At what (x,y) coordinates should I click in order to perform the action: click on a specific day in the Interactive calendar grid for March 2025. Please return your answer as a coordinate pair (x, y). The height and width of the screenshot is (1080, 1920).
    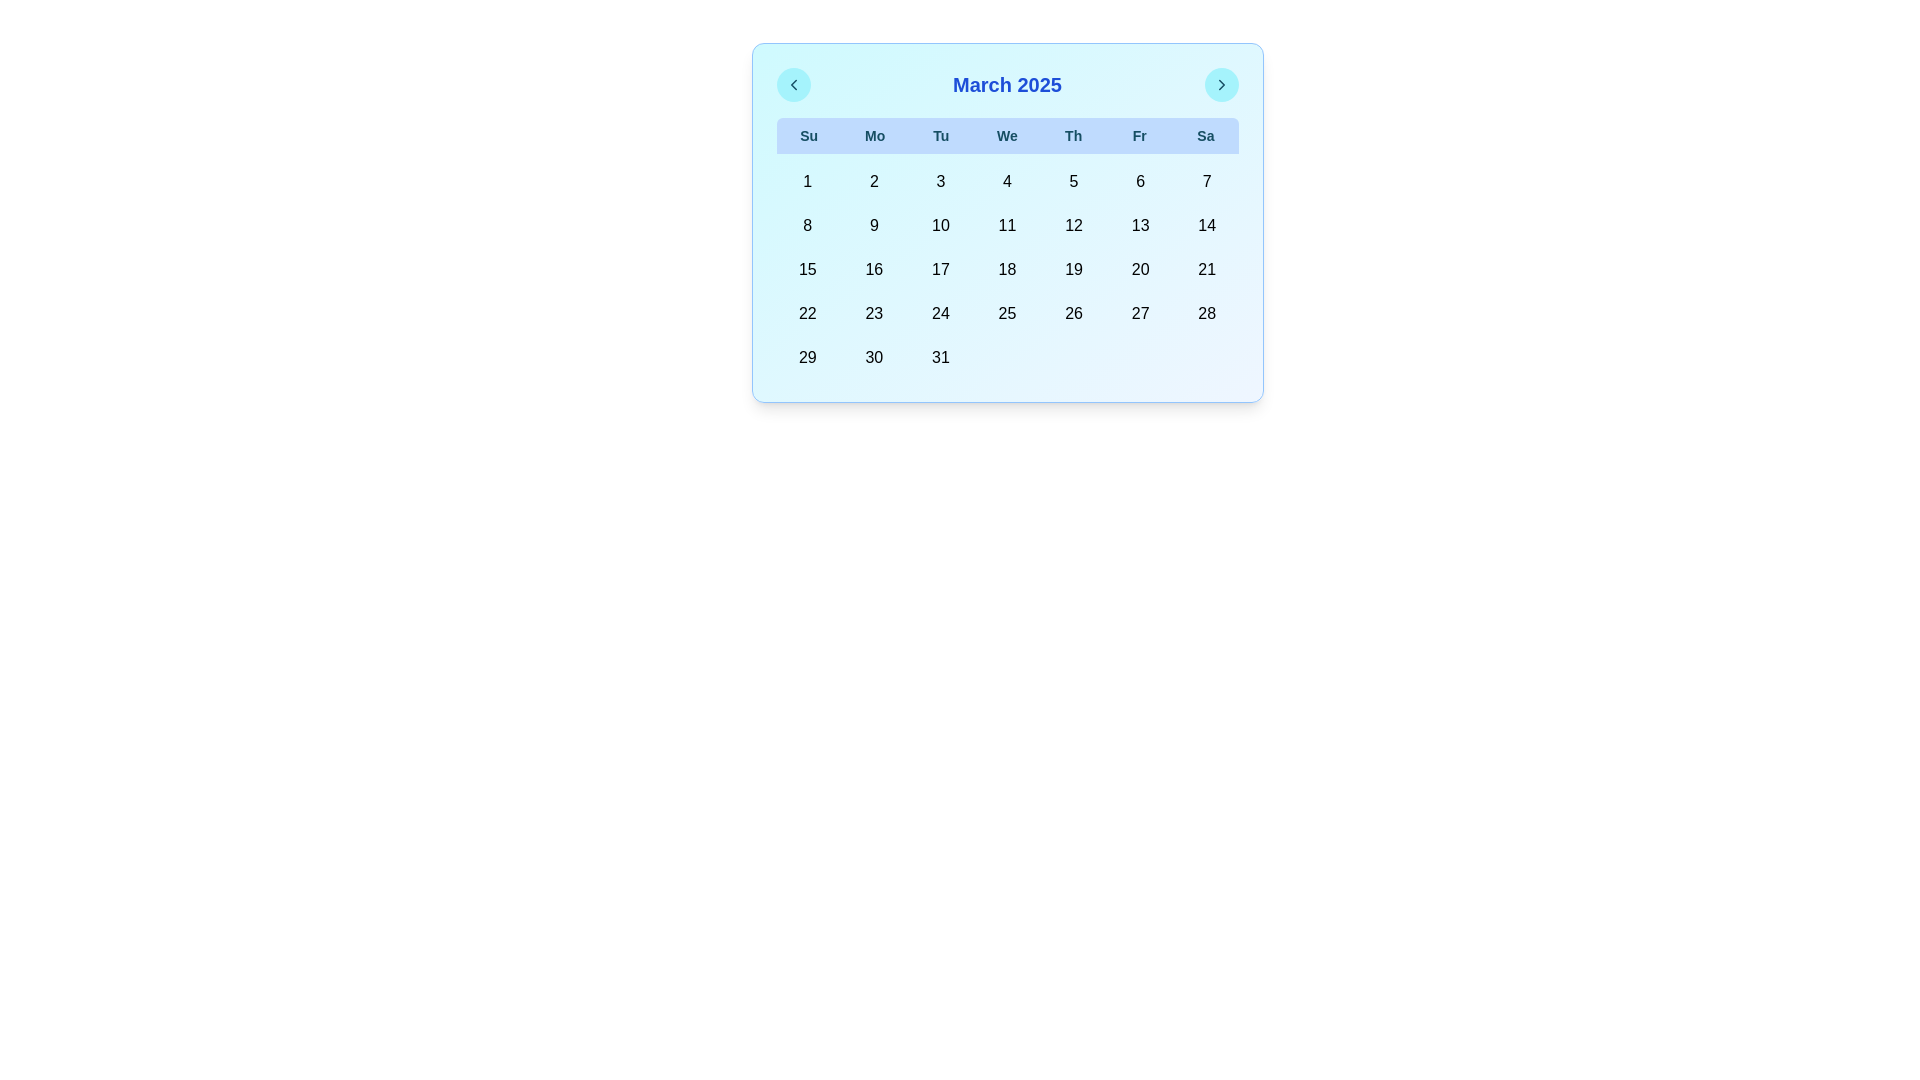
    Looking at the image, I should click on (1007, 270).